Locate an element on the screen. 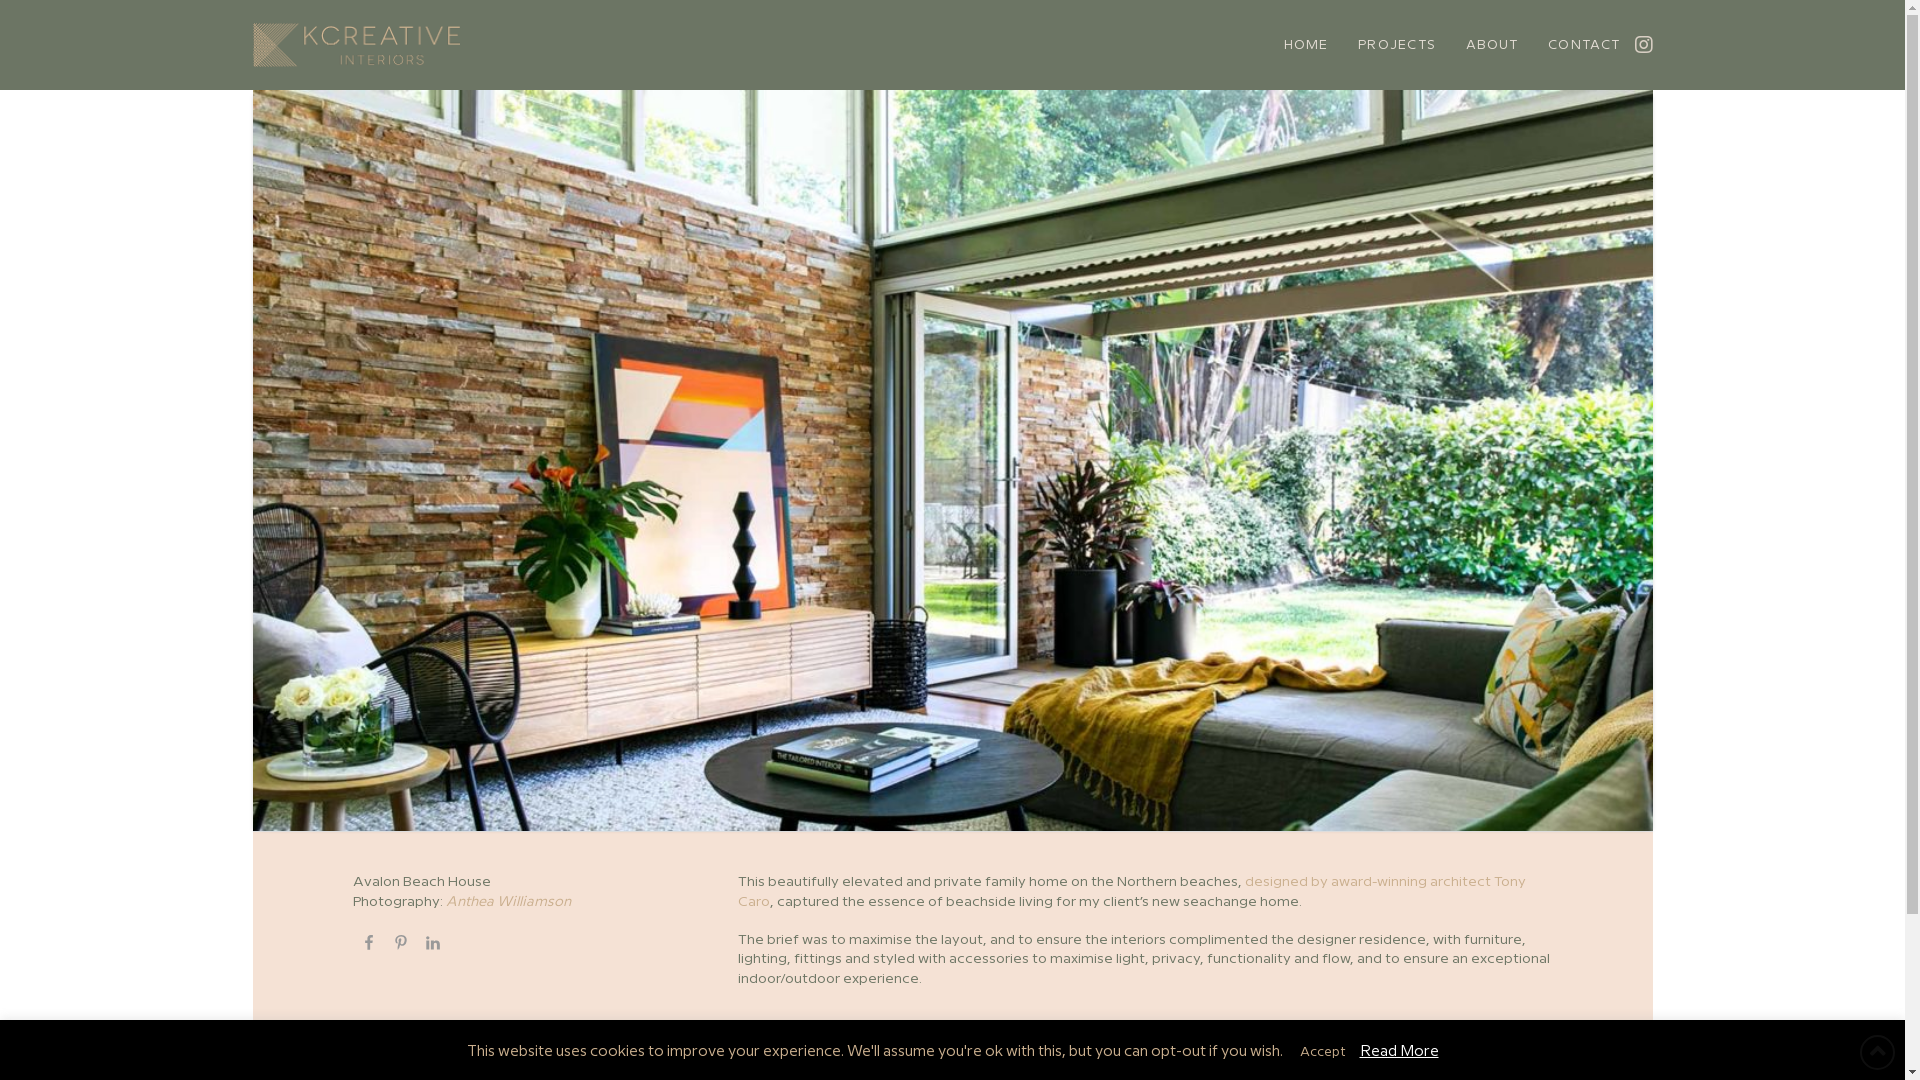 The width and height of the screenshot is (1920, 1080). 'Anthea Williamson' is located at coordinates (508, 902).